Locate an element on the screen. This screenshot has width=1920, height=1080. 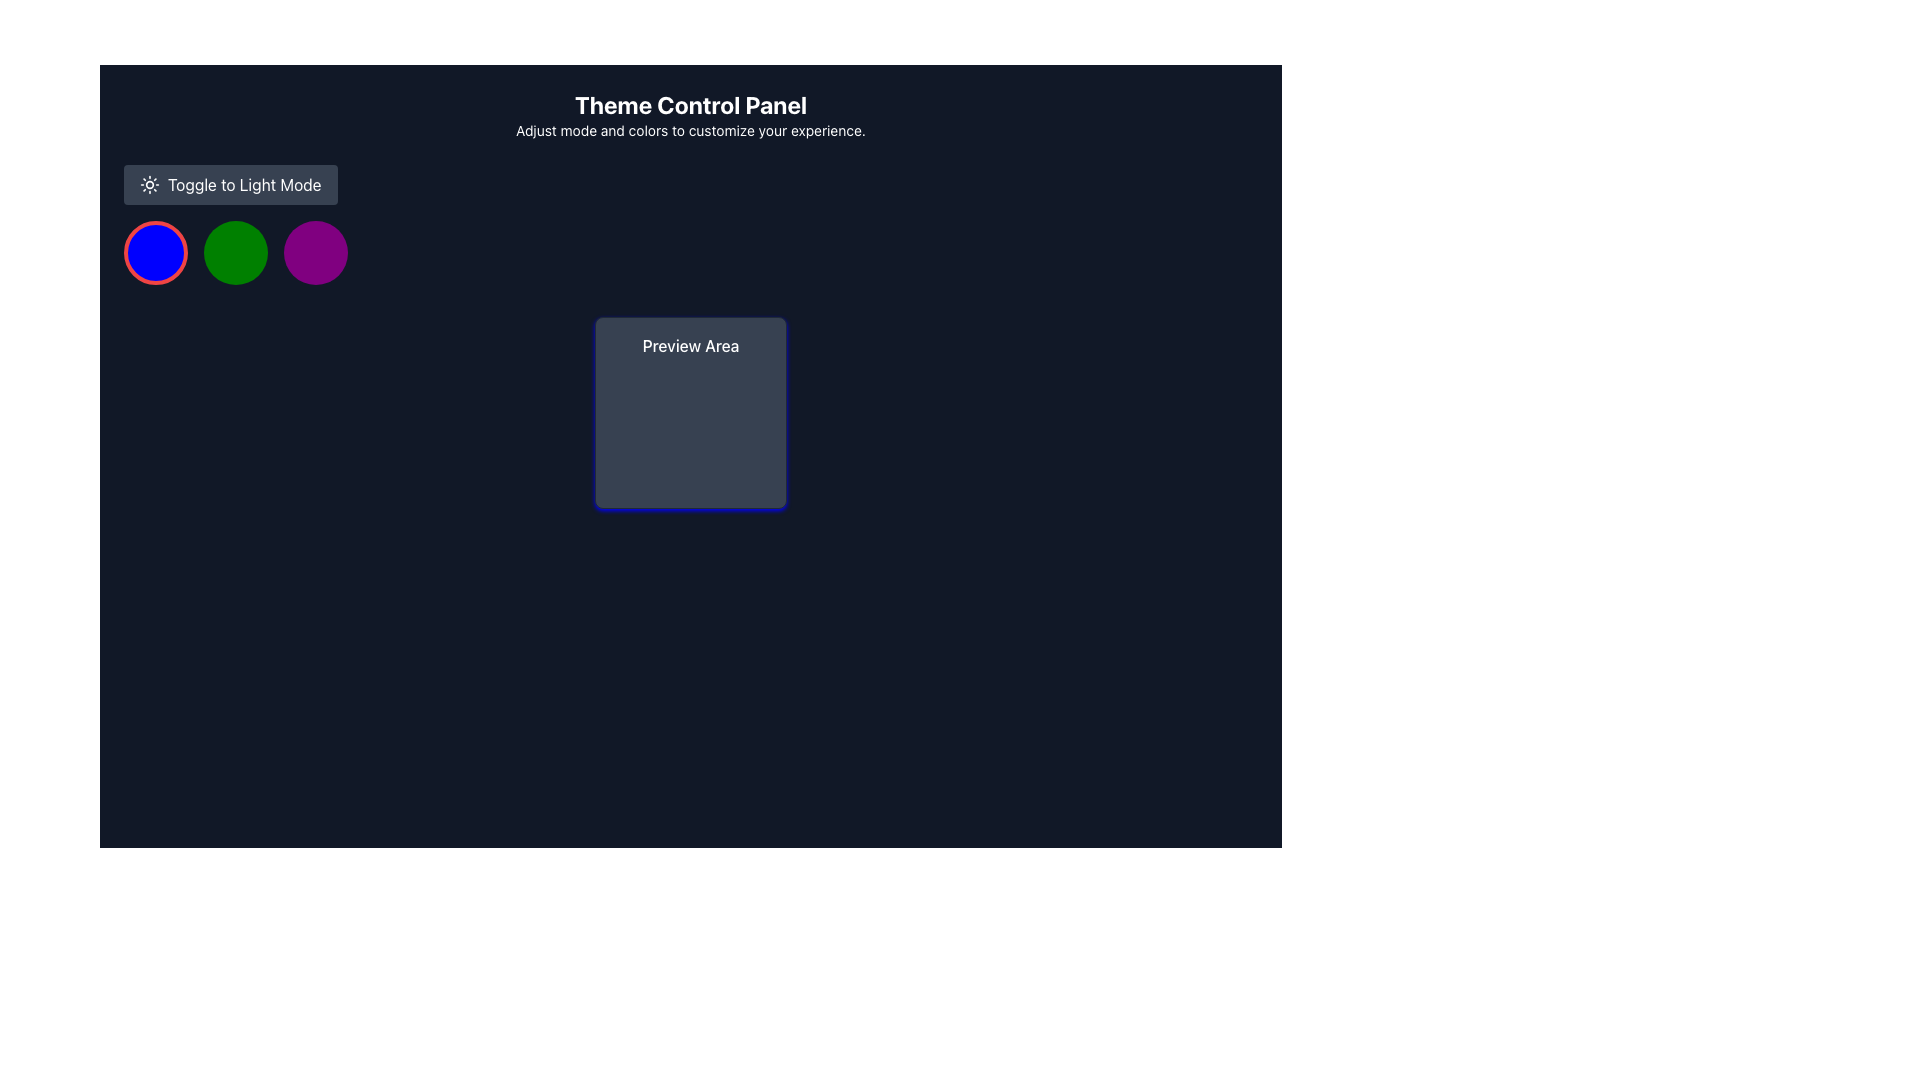
the mode toggle button located below the 'Theme Control Panel' heading, which allows users to switch between dark mode and light mode themes is located at coordinates (230, 185).